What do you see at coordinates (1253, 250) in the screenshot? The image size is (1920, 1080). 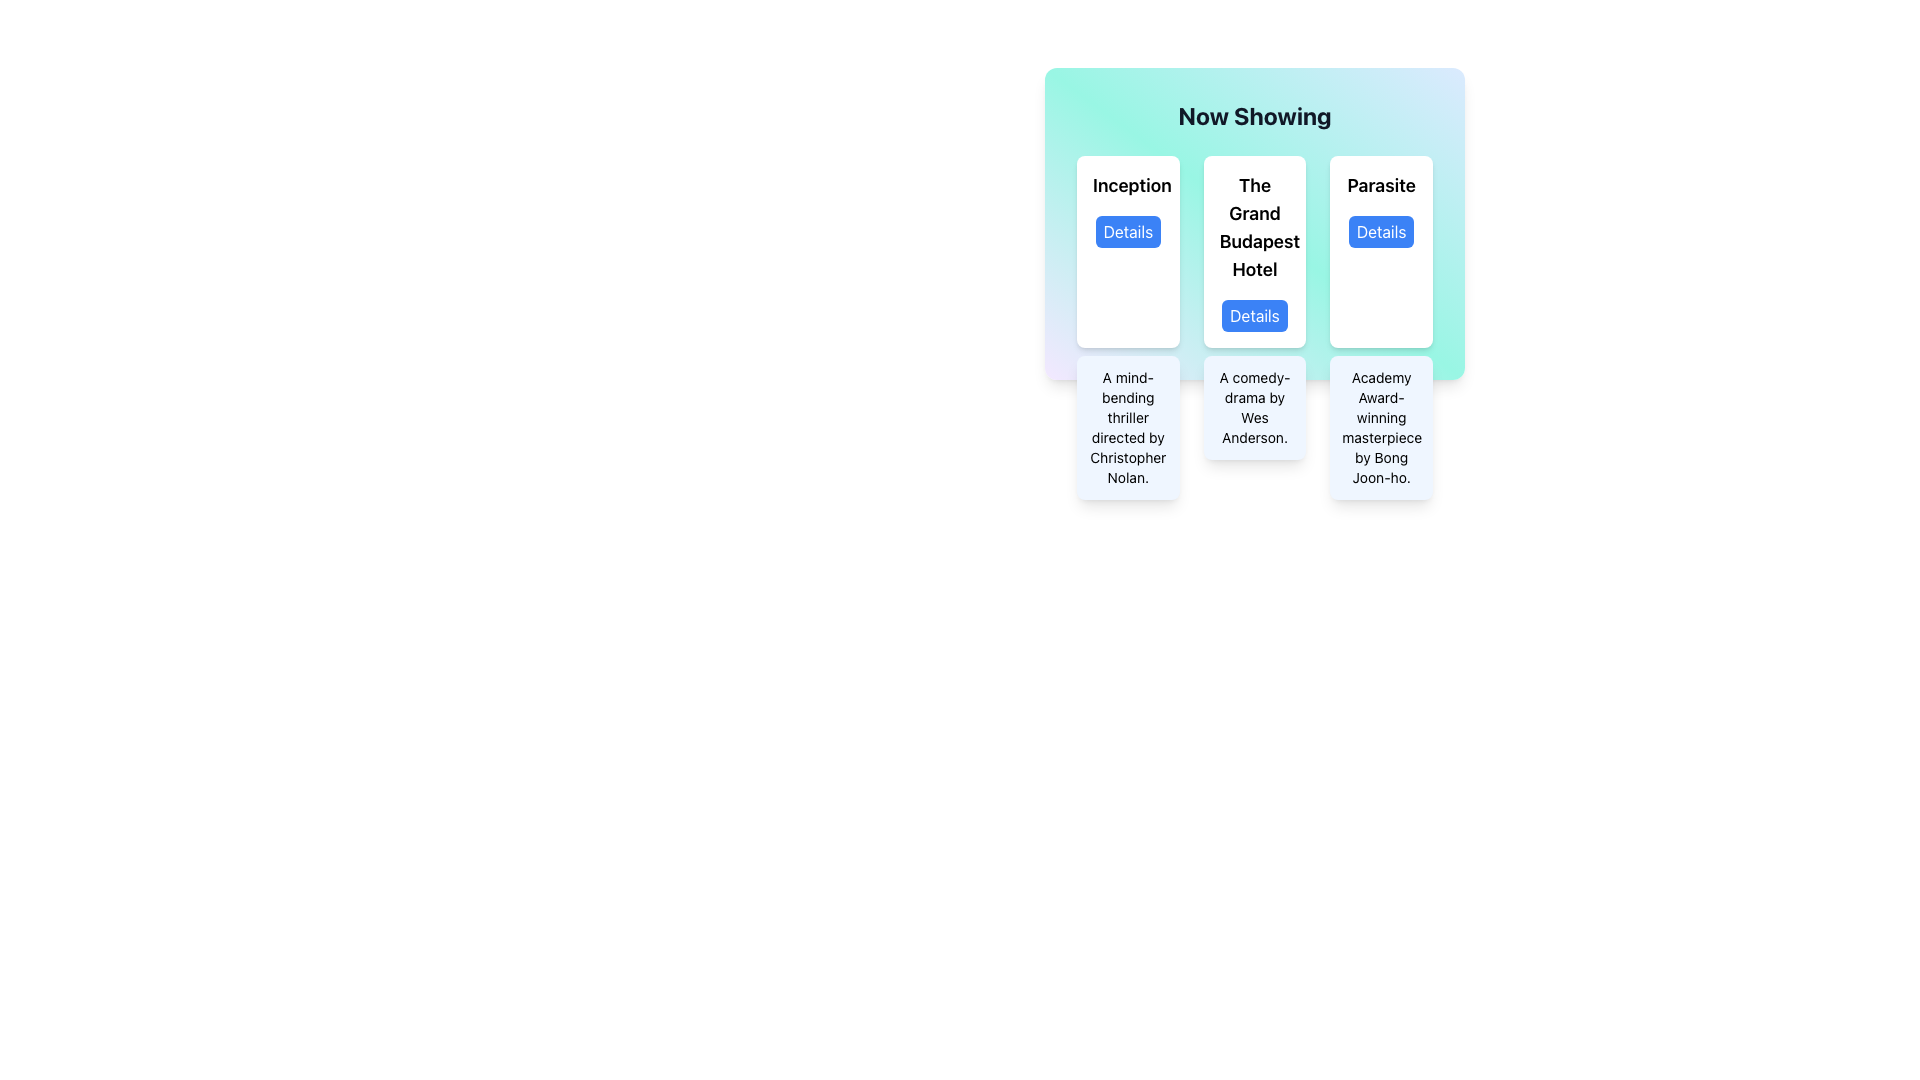 I see `the card titled 'The Grand Budapest Hotel' in the grid layout which is centrally located under the 'Now Showing' section` at bounding box center [1253, 250].